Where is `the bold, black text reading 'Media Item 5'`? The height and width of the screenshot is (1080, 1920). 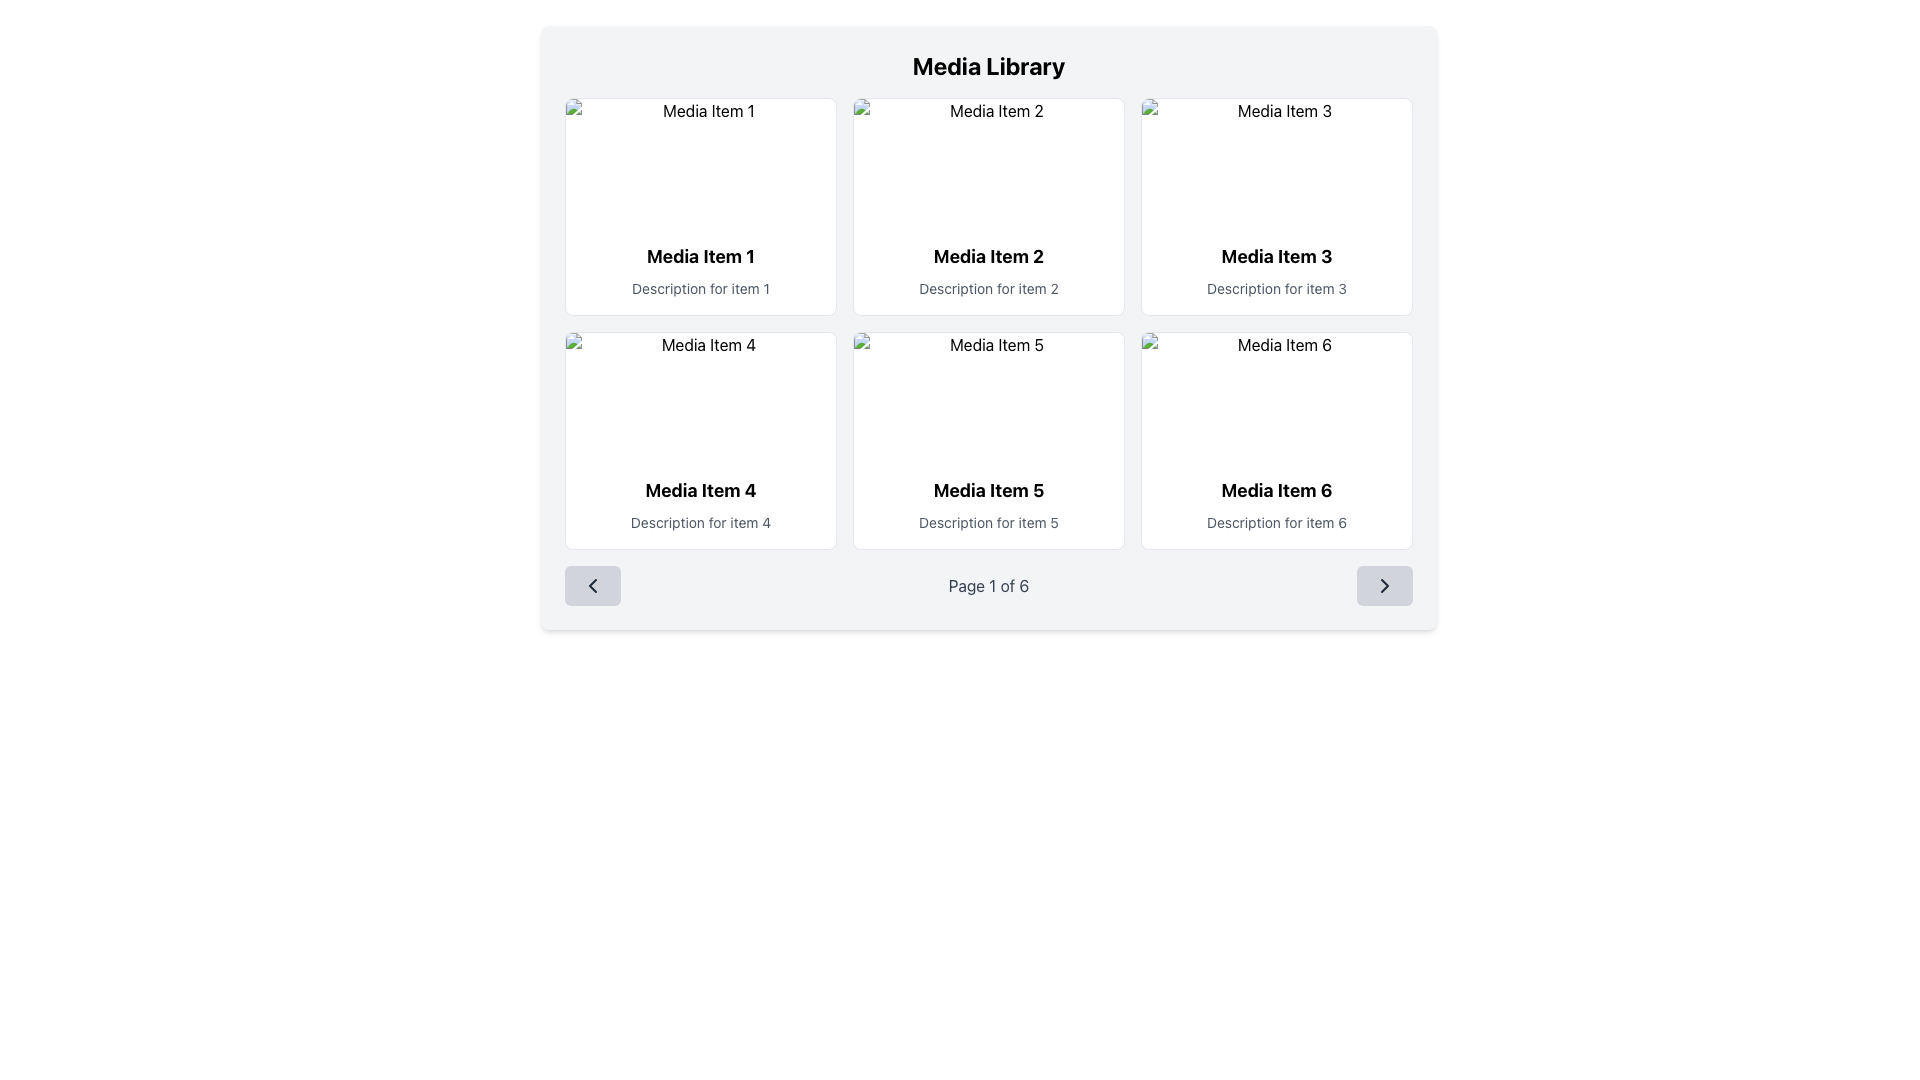 the bold, black text reading 'Media Item 5' is located at coordinates (988, 490).